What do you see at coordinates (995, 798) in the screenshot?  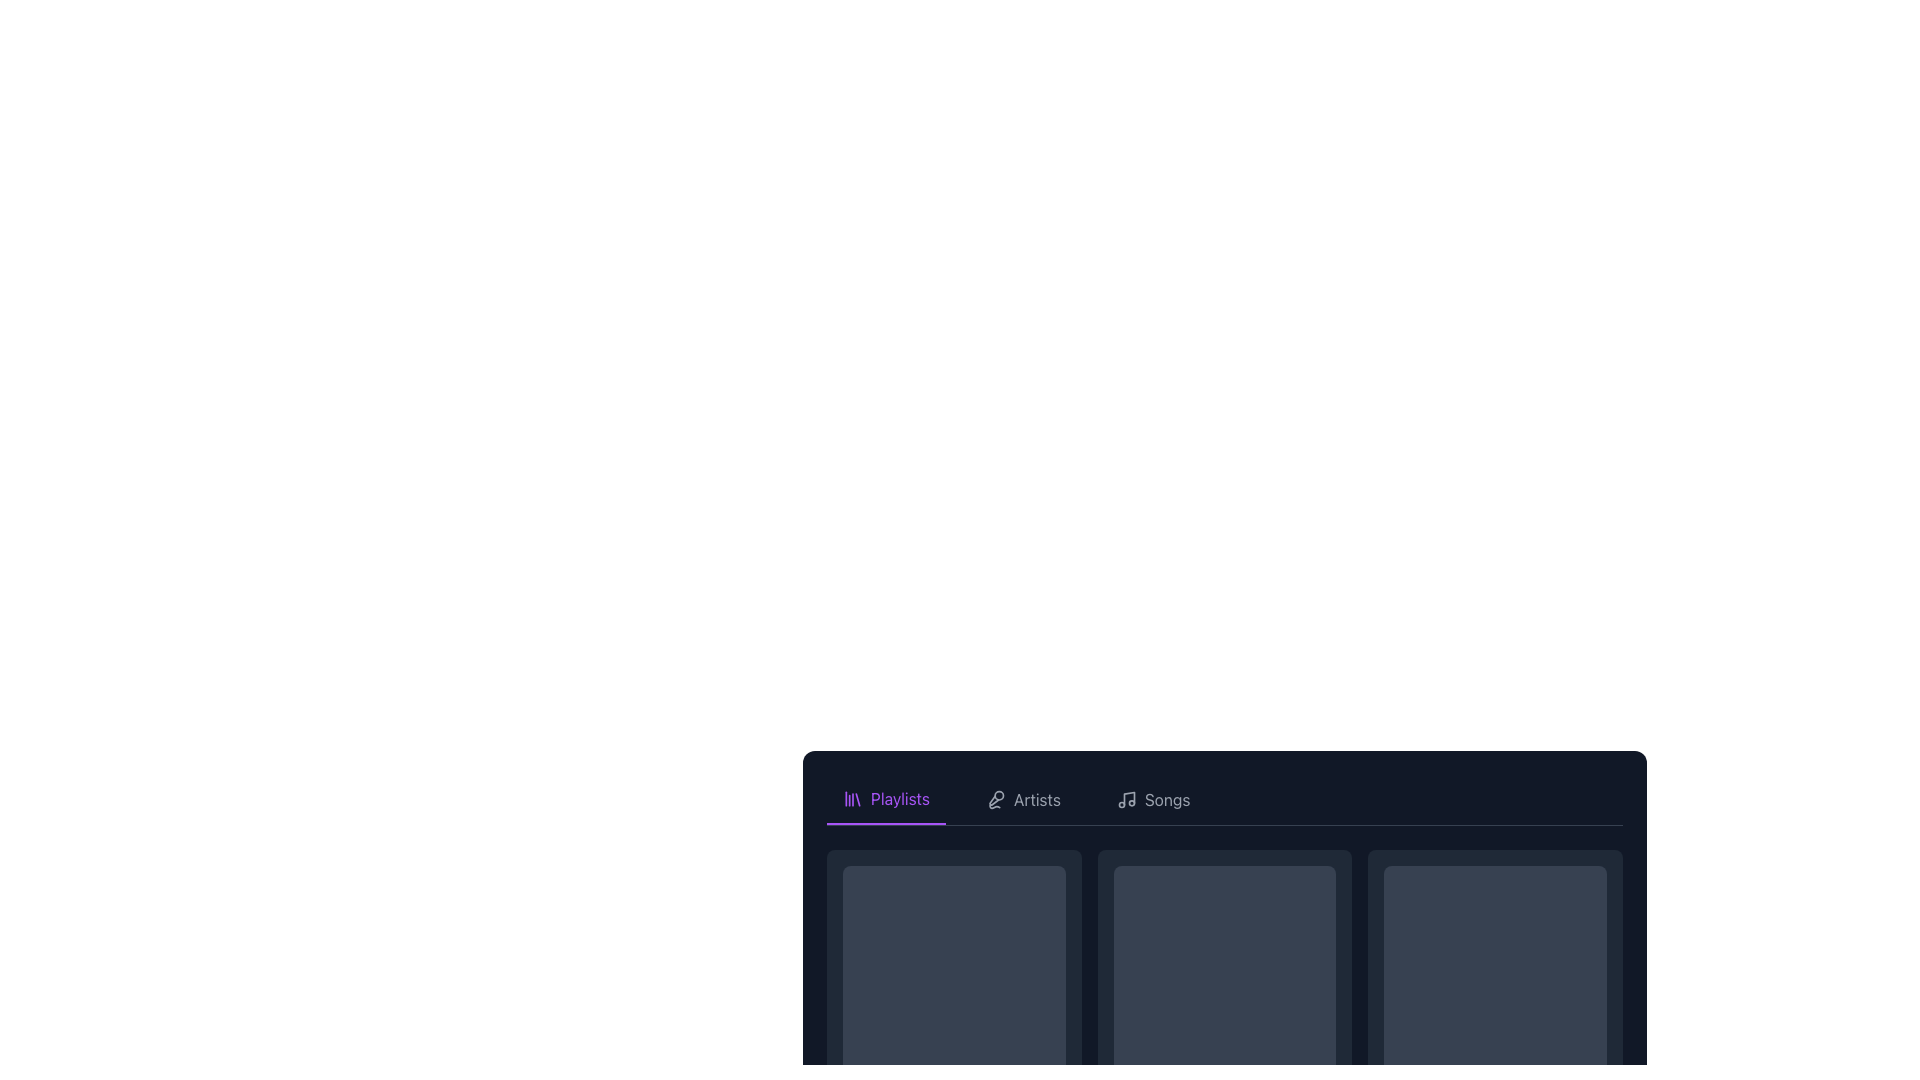 I see `the microphone icon located in the 'Artists' section of the top navigation bar, which features a thin outline styled design and is positioned to the left of the 'Artists' label` at bounding box center [995, 798].